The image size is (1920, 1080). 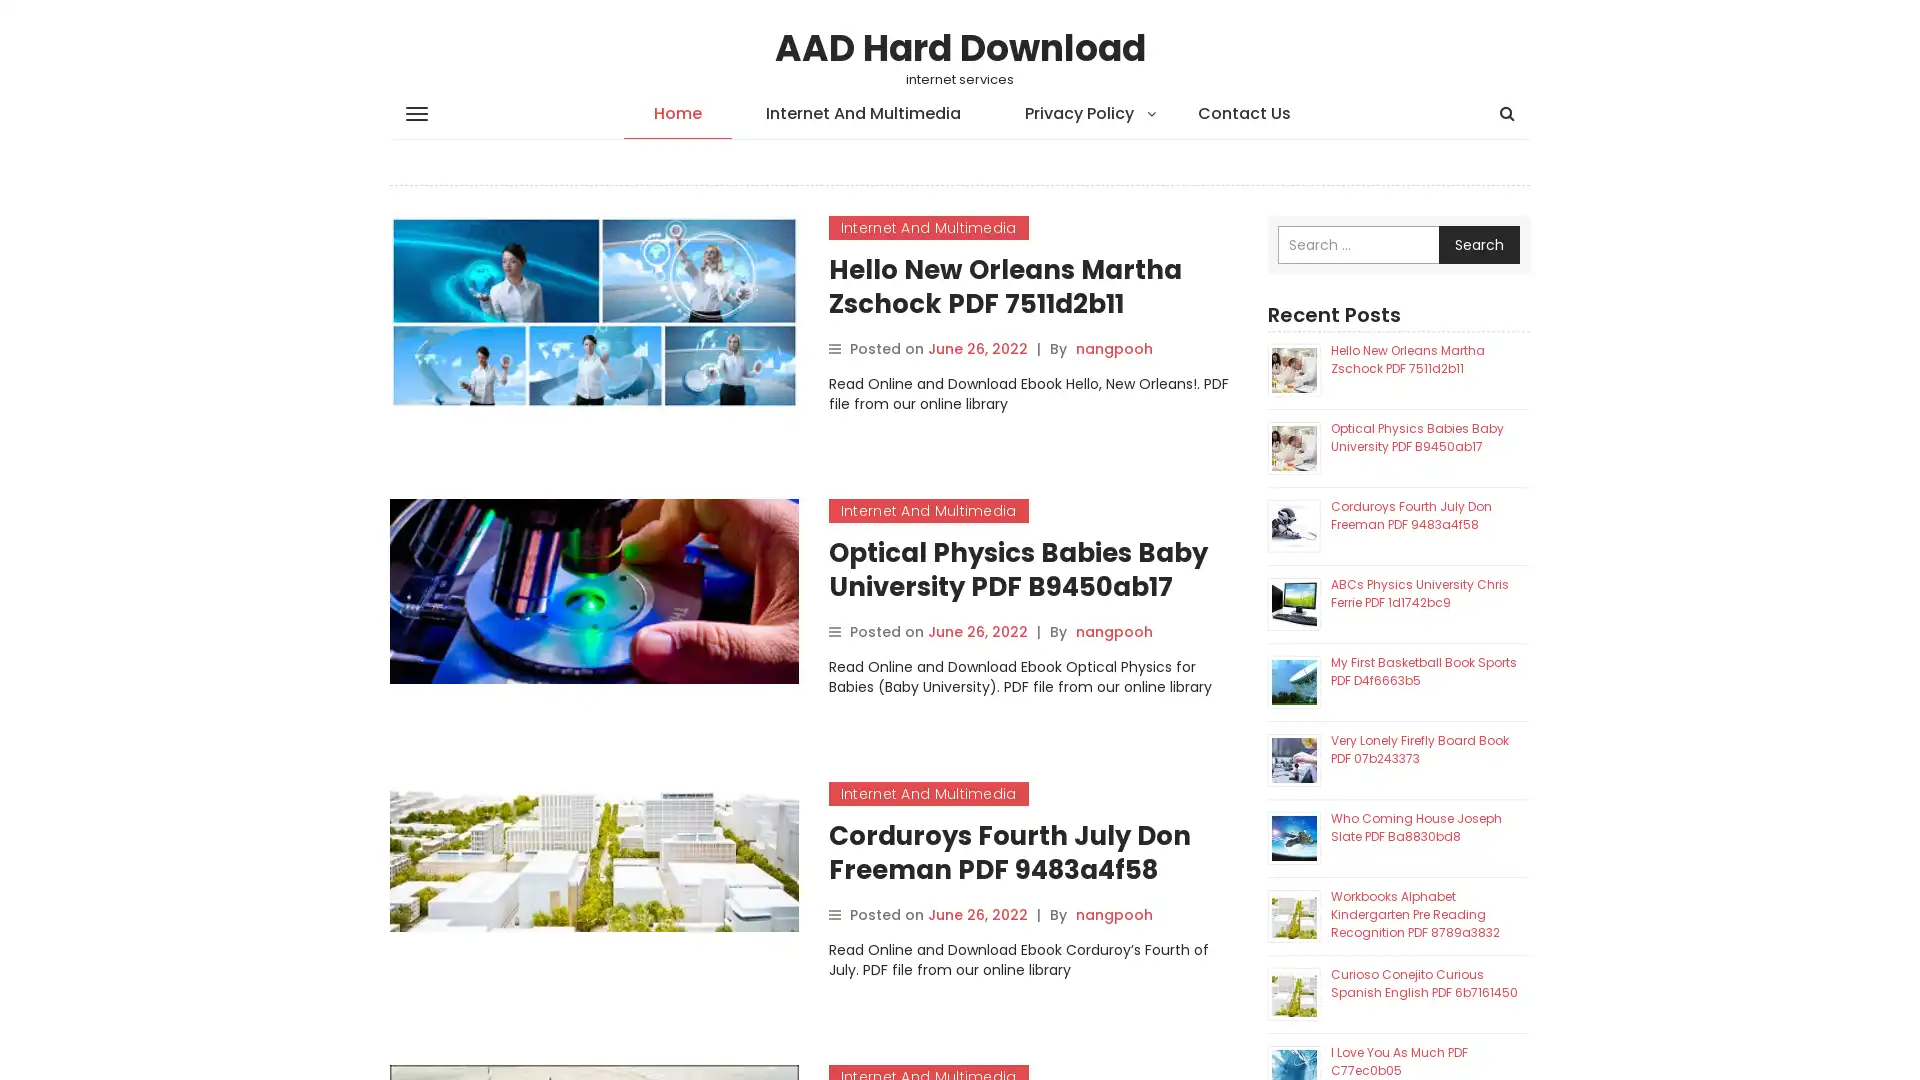 What do you see at coordinates (1479, 244) in the screenshot?
I see `Search` at bounding box center [1479, 244].